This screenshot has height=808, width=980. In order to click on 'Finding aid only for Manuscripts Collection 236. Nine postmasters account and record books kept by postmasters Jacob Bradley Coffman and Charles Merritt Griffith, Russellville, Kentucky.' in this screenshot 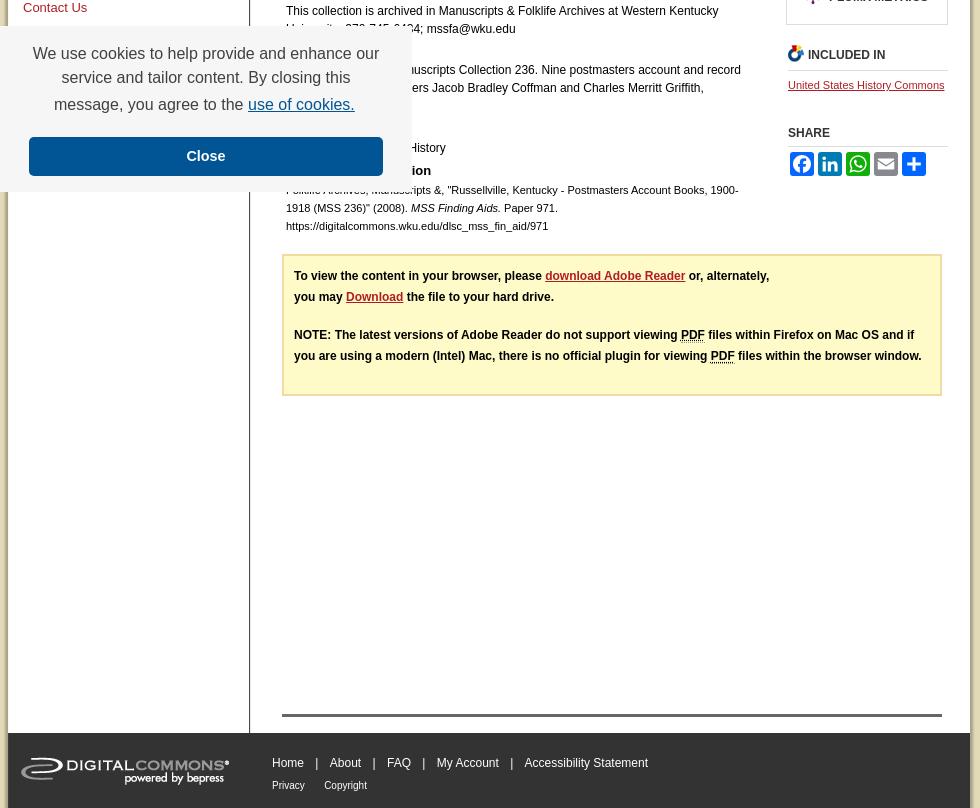, I will do `click(513, 87)`.